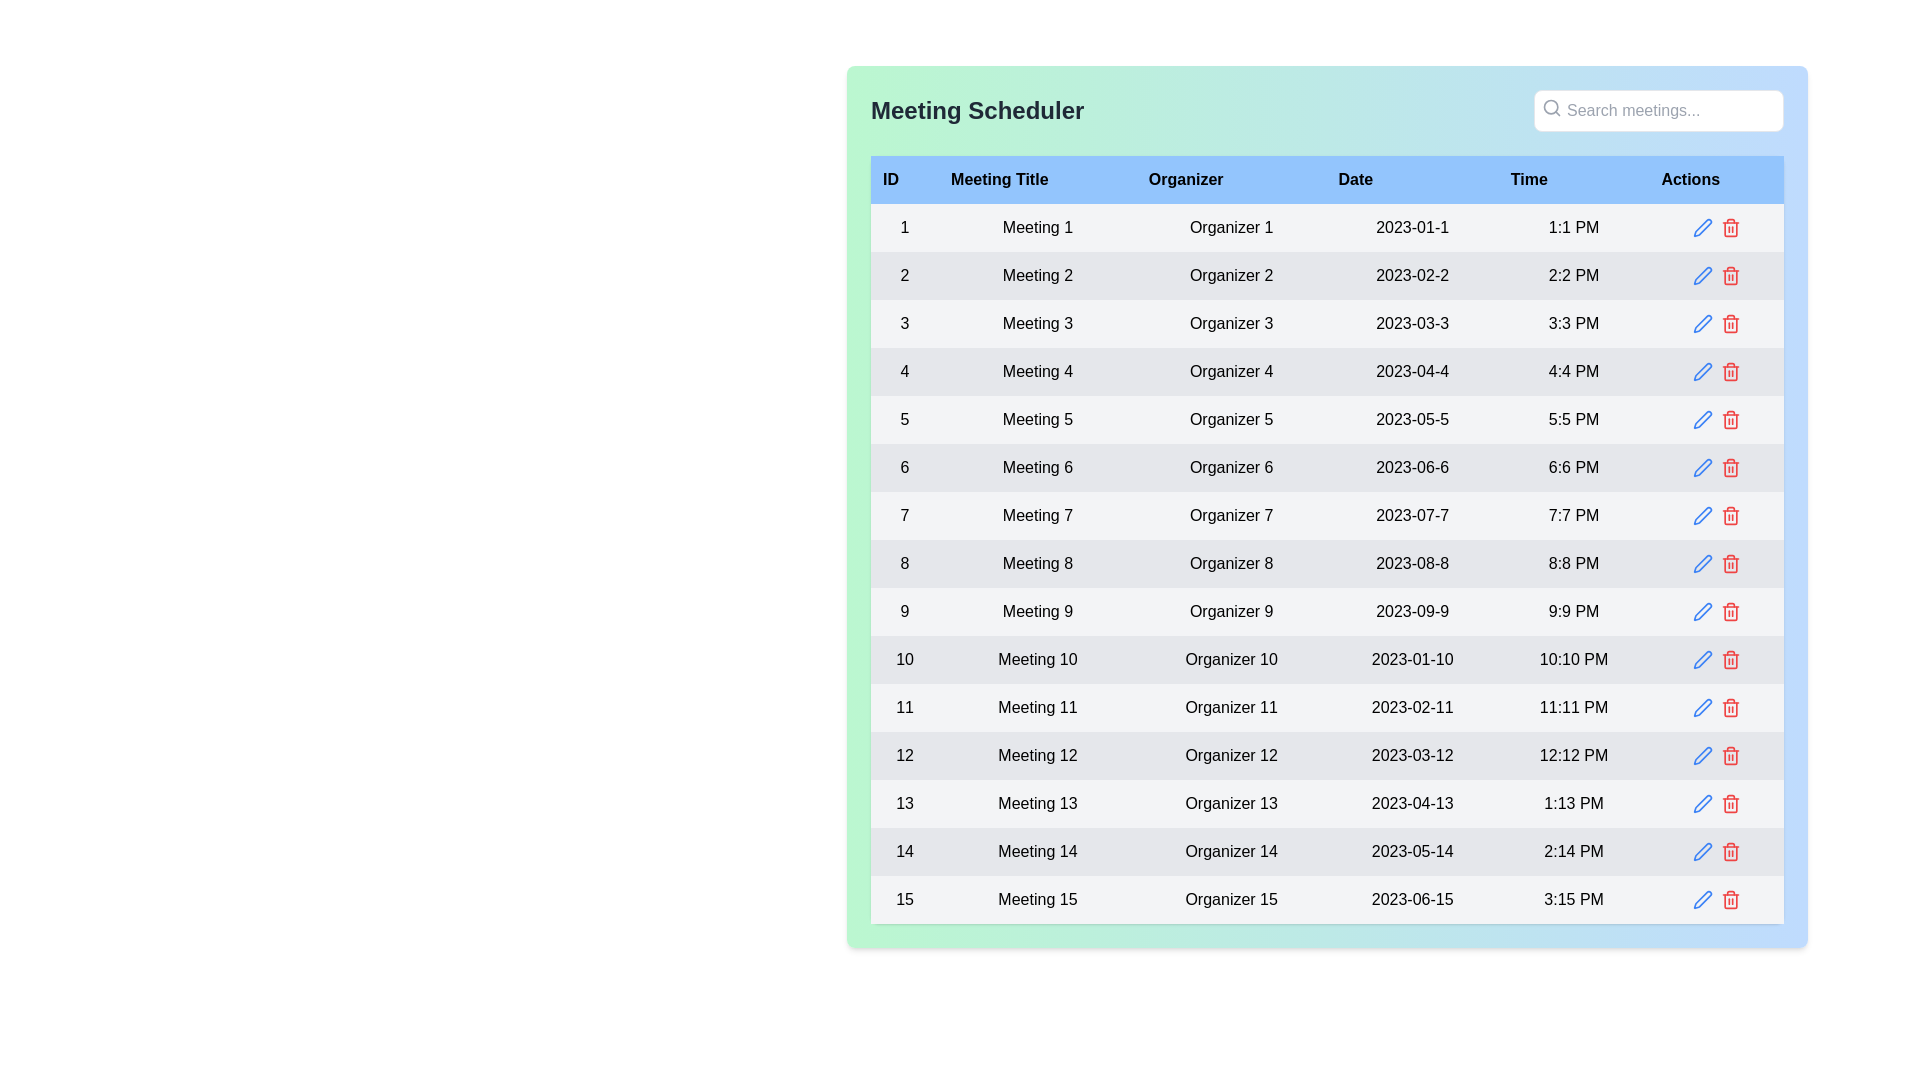 This screenshot has width=1920, height=1080. What do you see at coordinates (1715, 707) in the screenshot?
I see `the action group with blue pencil and red trash can icons located in the last column of the row labeled '11'` at bounding box center [1715, 707].